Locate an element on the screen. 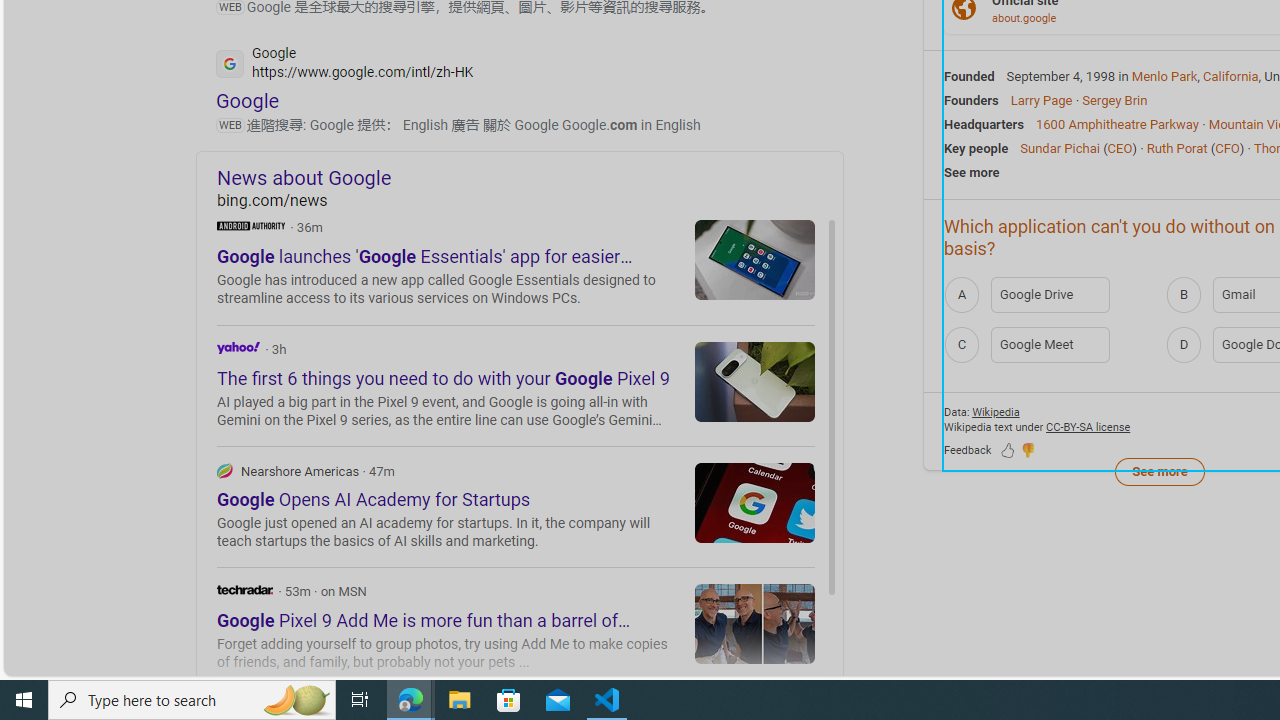 The image size is (1280, 720). 'Visual Studio Code - 1 running window' is located at coordinates (606, 698).